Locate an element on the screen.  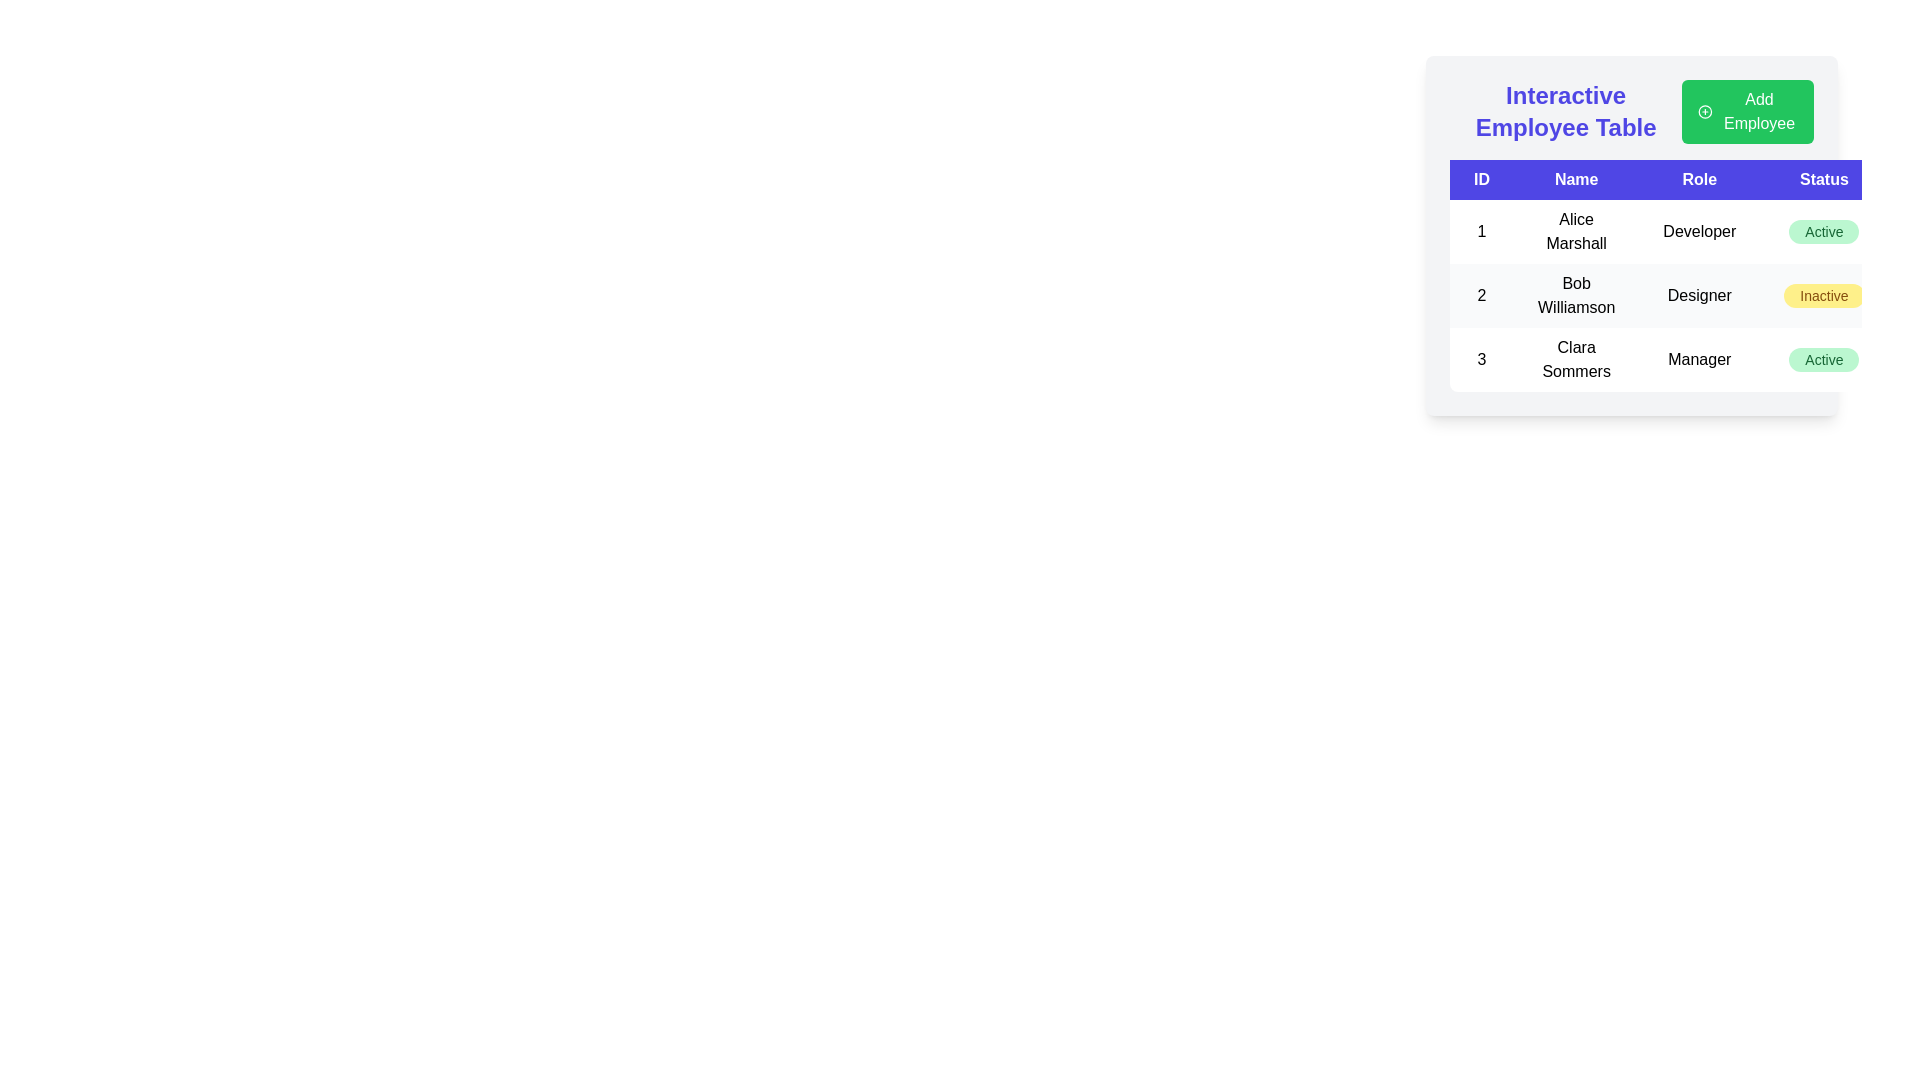
a row in the Interactive Employee Table is located at coordinates (1632, 234).